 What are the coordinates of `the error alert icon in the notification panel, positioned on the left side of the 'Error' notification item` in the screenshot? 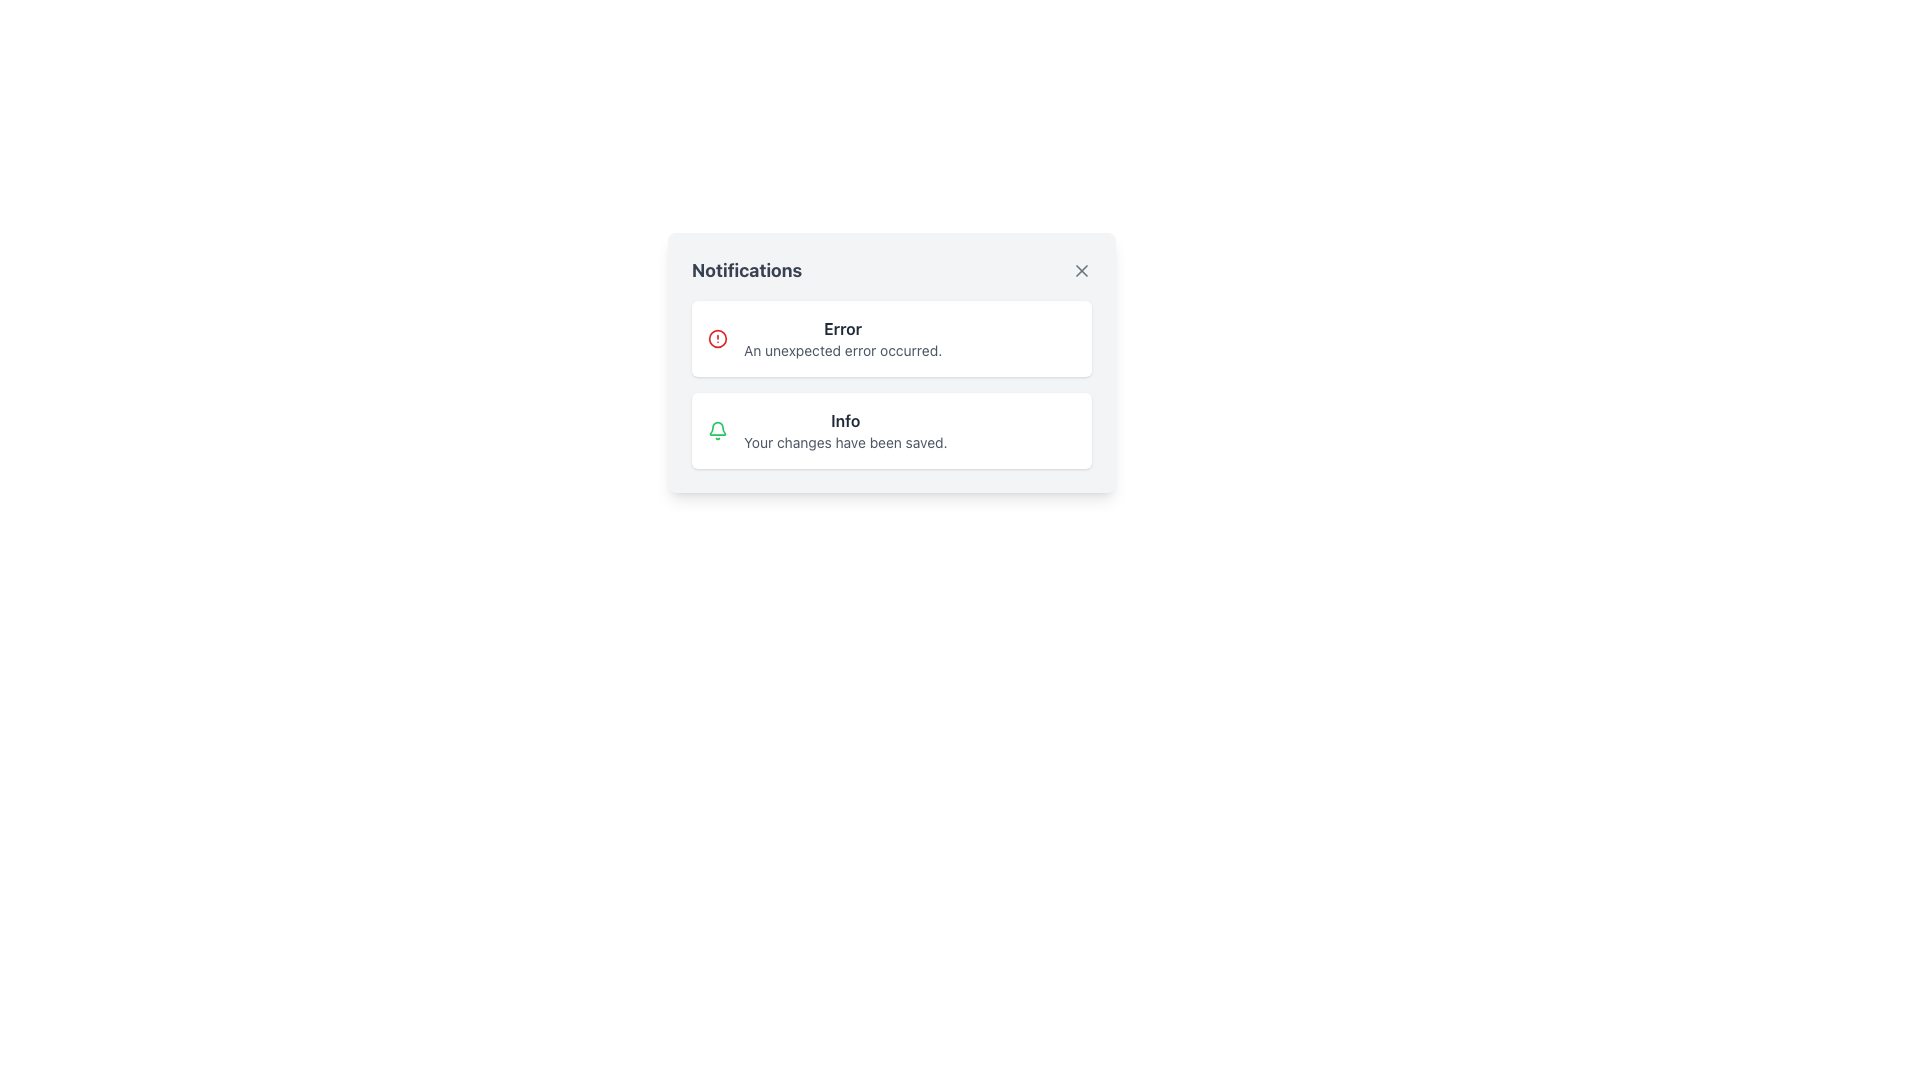 It's located at (718, 338).